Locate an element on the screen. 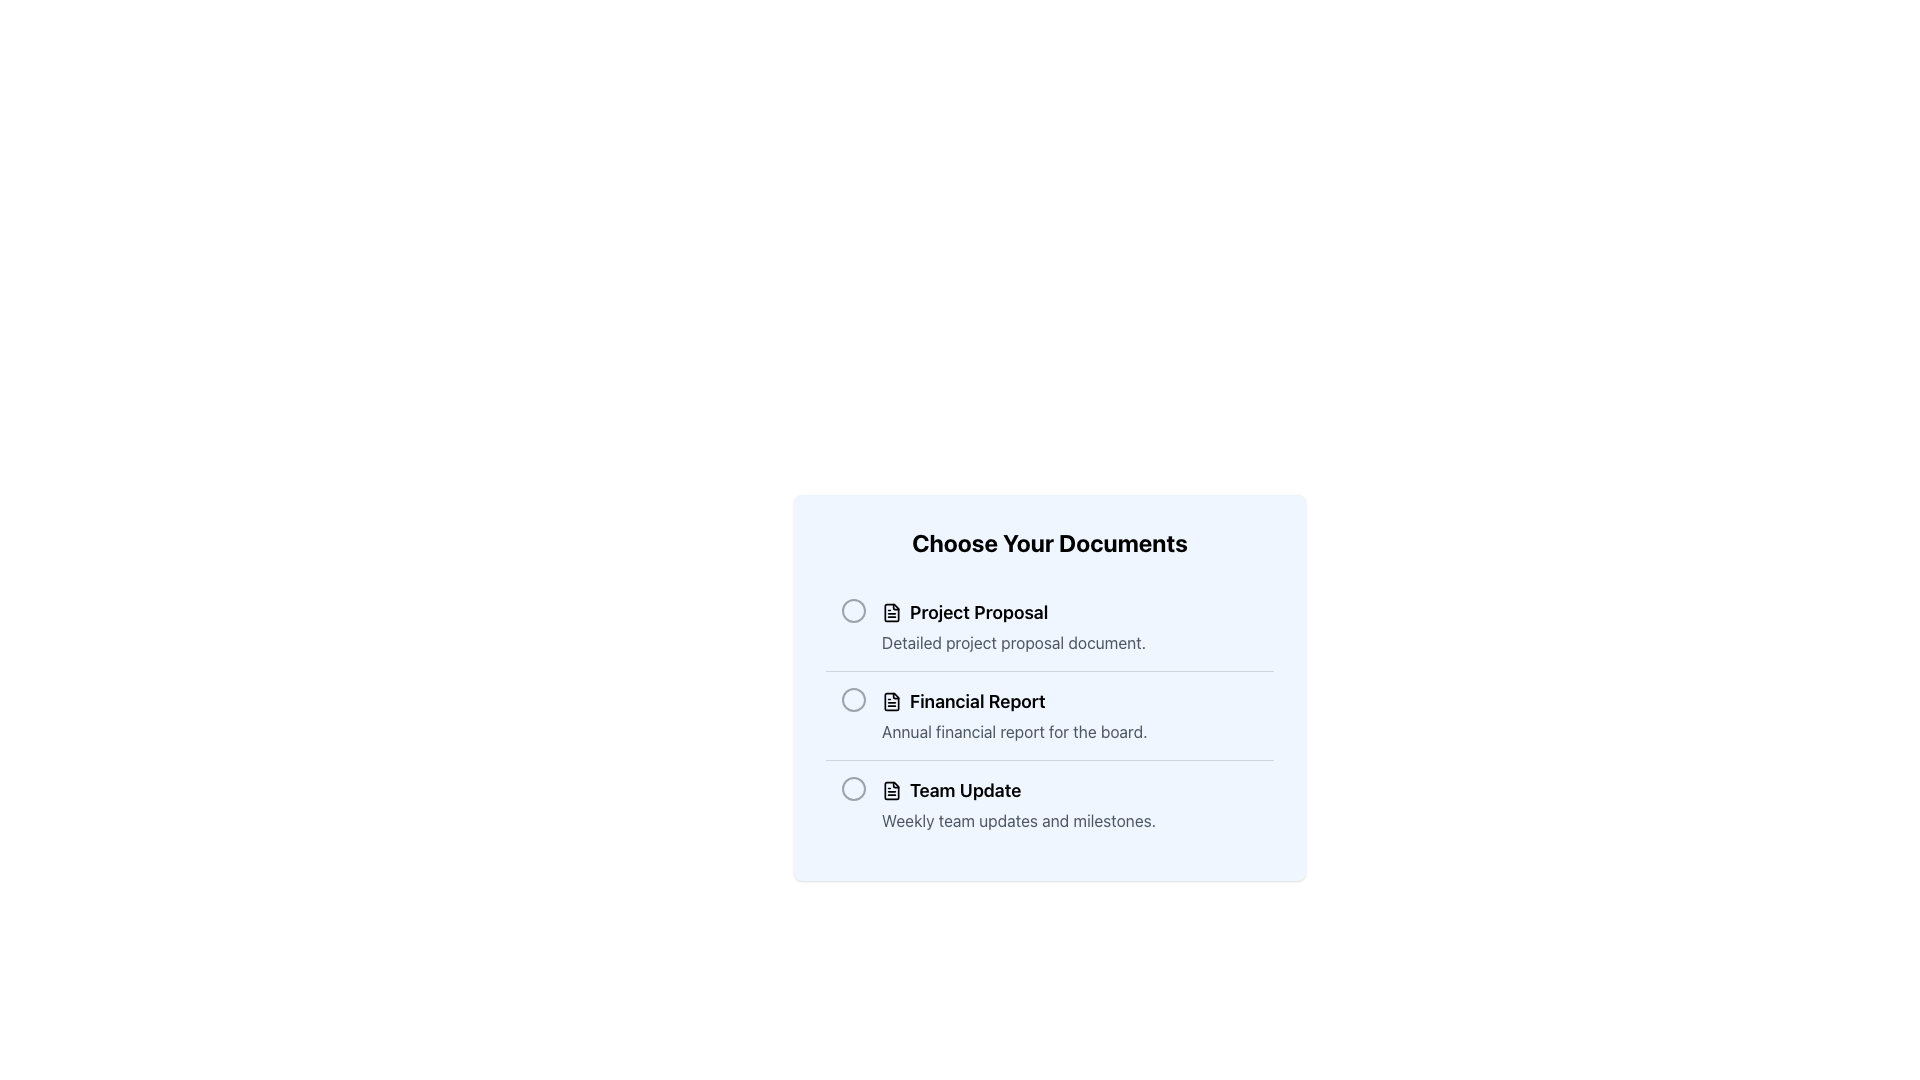 The height and width of the screenshot is (1080, 1920). the decorative or status indicator element for the 'Financial Report' item, which is located at the leftmost position of its row is located at coordinates (854, 698).